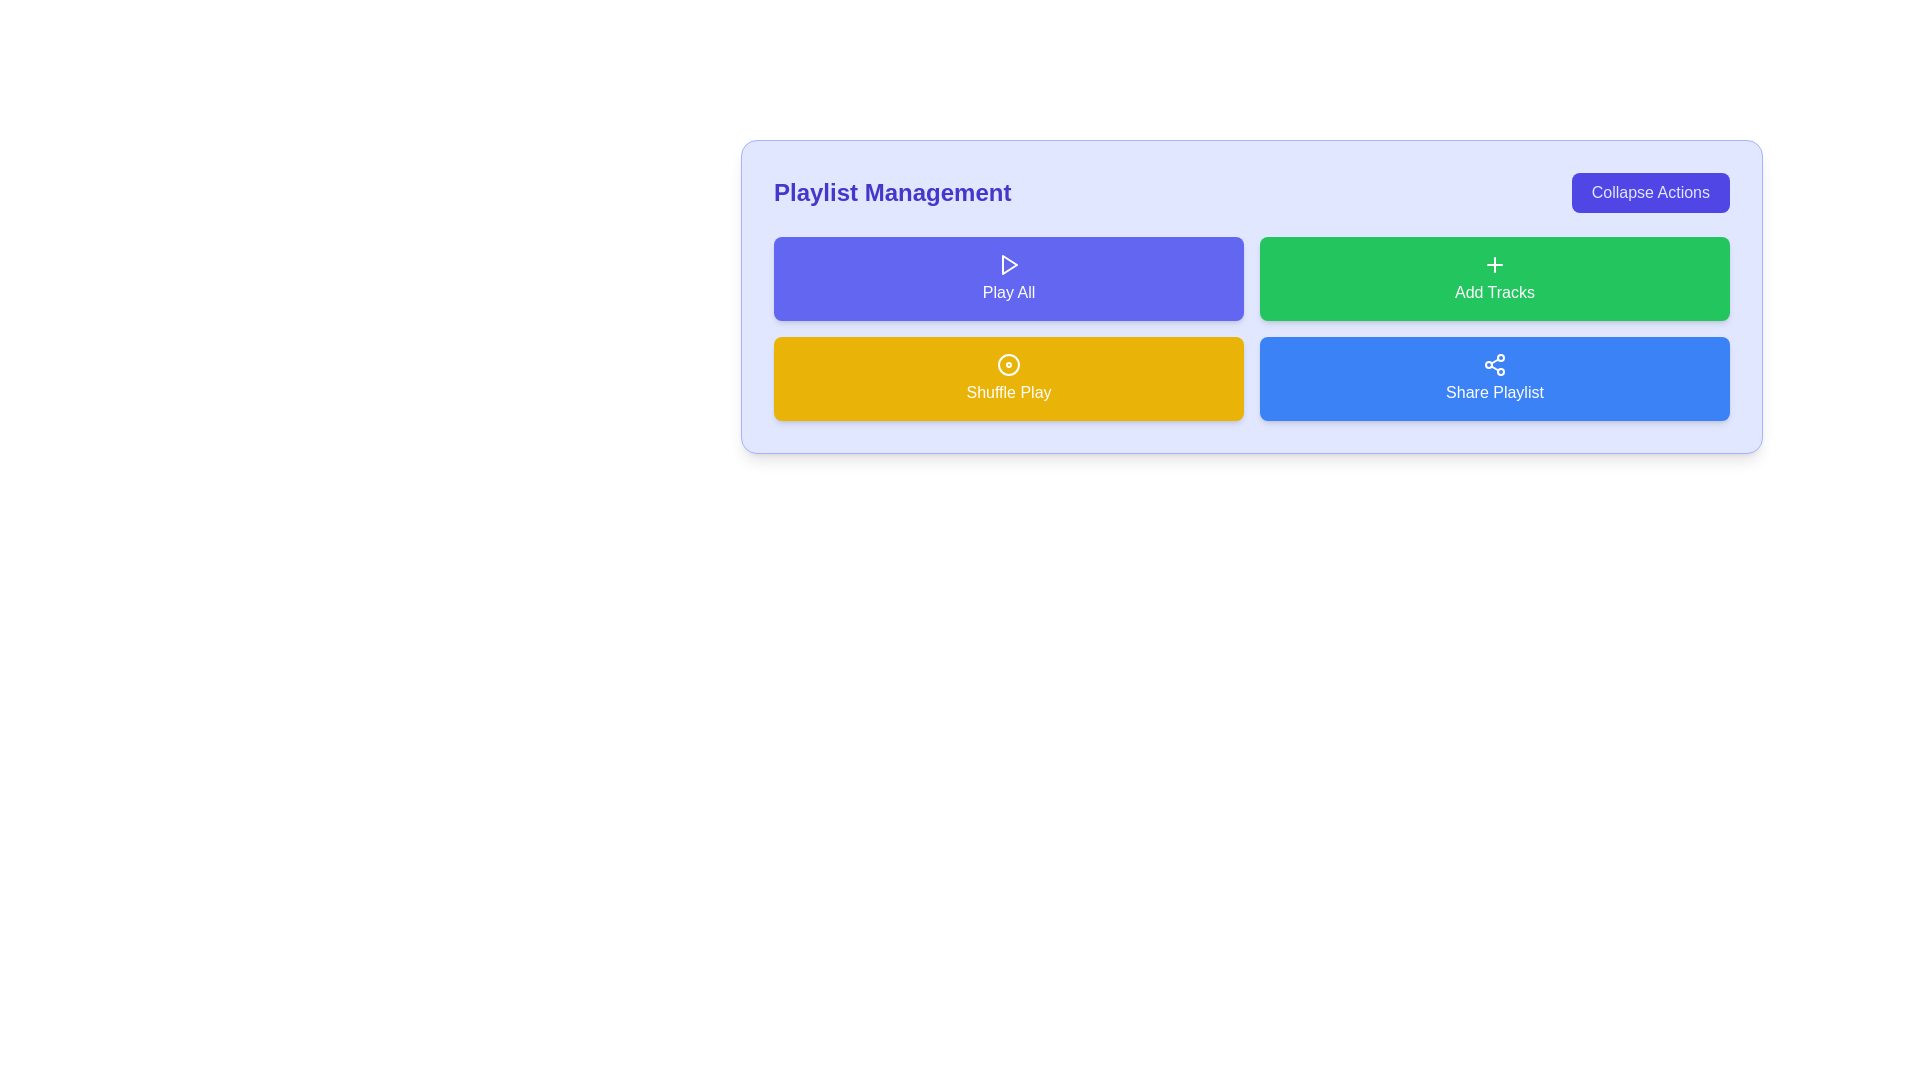 The image size is (1920, 1080). What do you see at coordinates (1494, 365) in the screenshot?
I see `the share icon located inside the blue 'Share Playlist' button in the second row and second column of the grid layout` at bounding box center [1494, 365].